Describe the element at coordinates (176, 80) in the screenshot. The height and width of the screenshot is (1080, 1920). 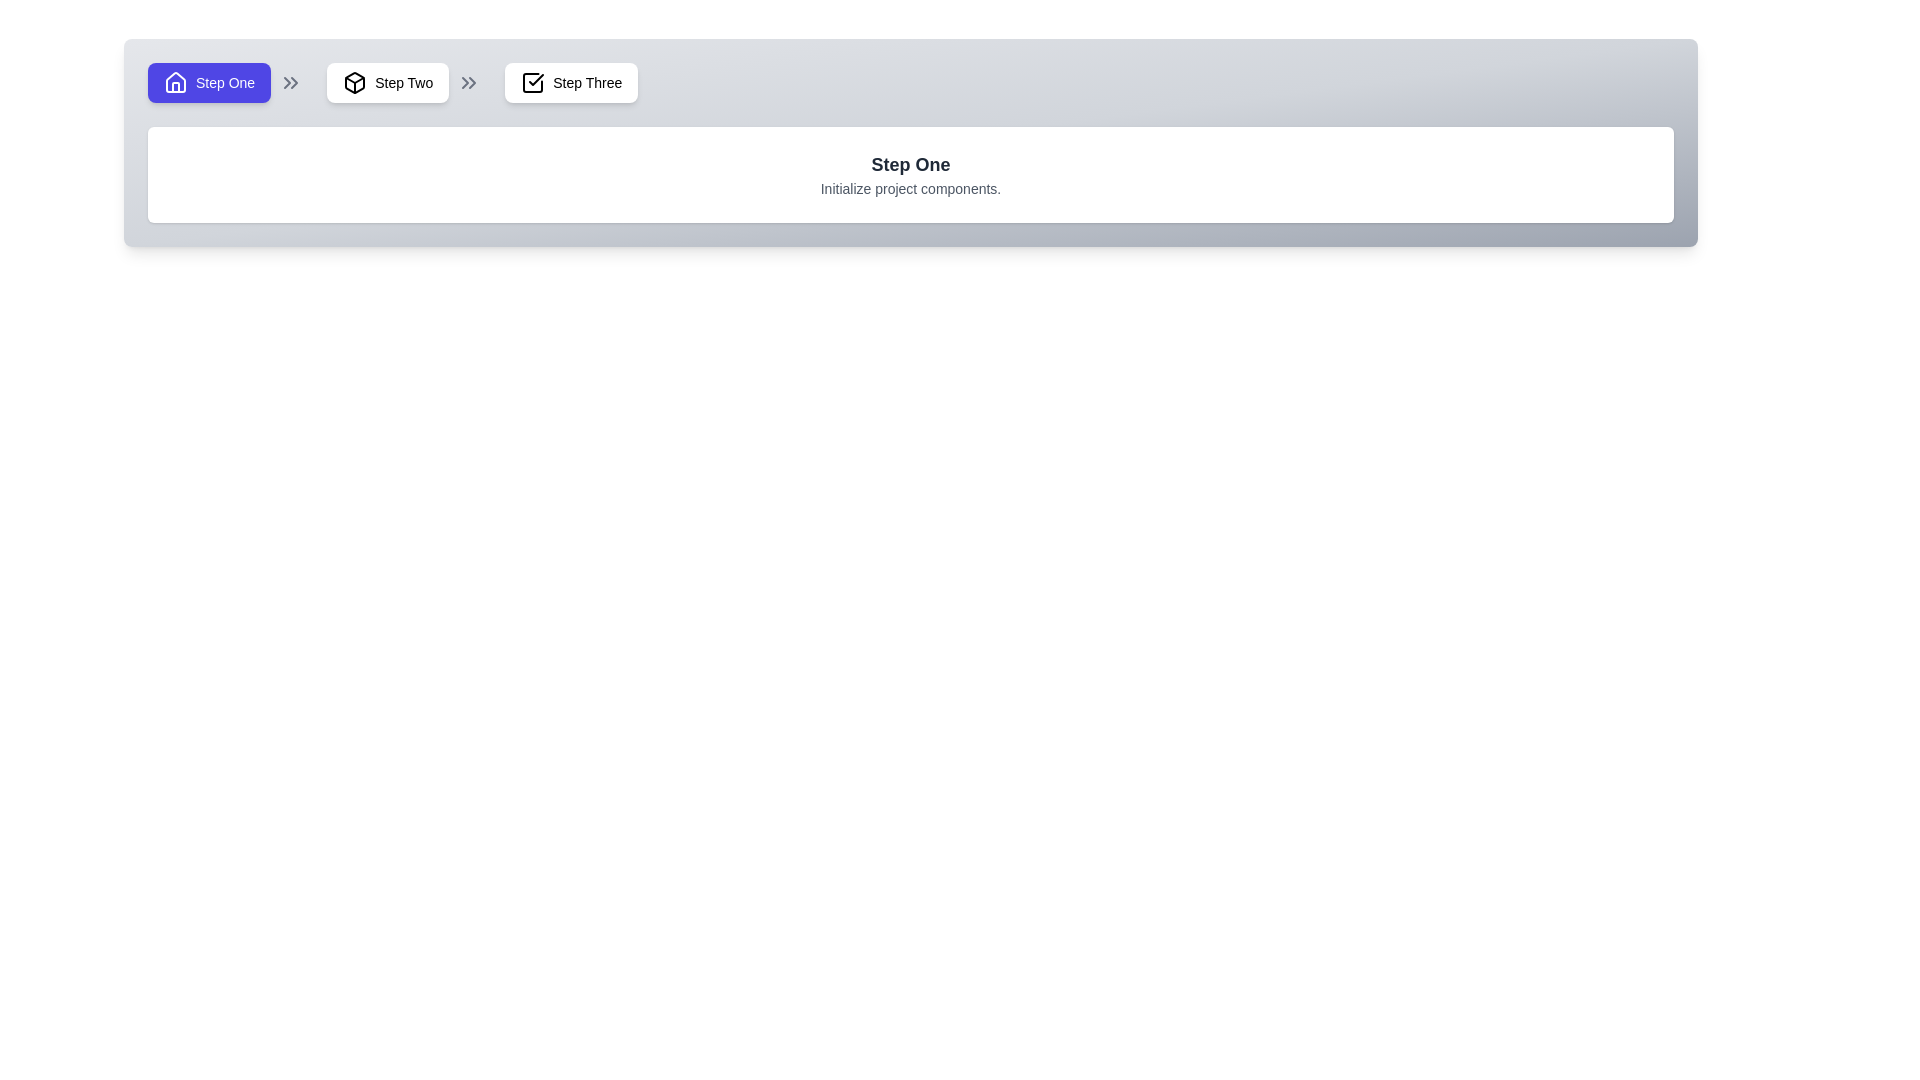
I see `the house-shaped icon located on the leftmost side of the step navigation bar, which is part of the 'Step One' button in the SVG graphic` at that location.